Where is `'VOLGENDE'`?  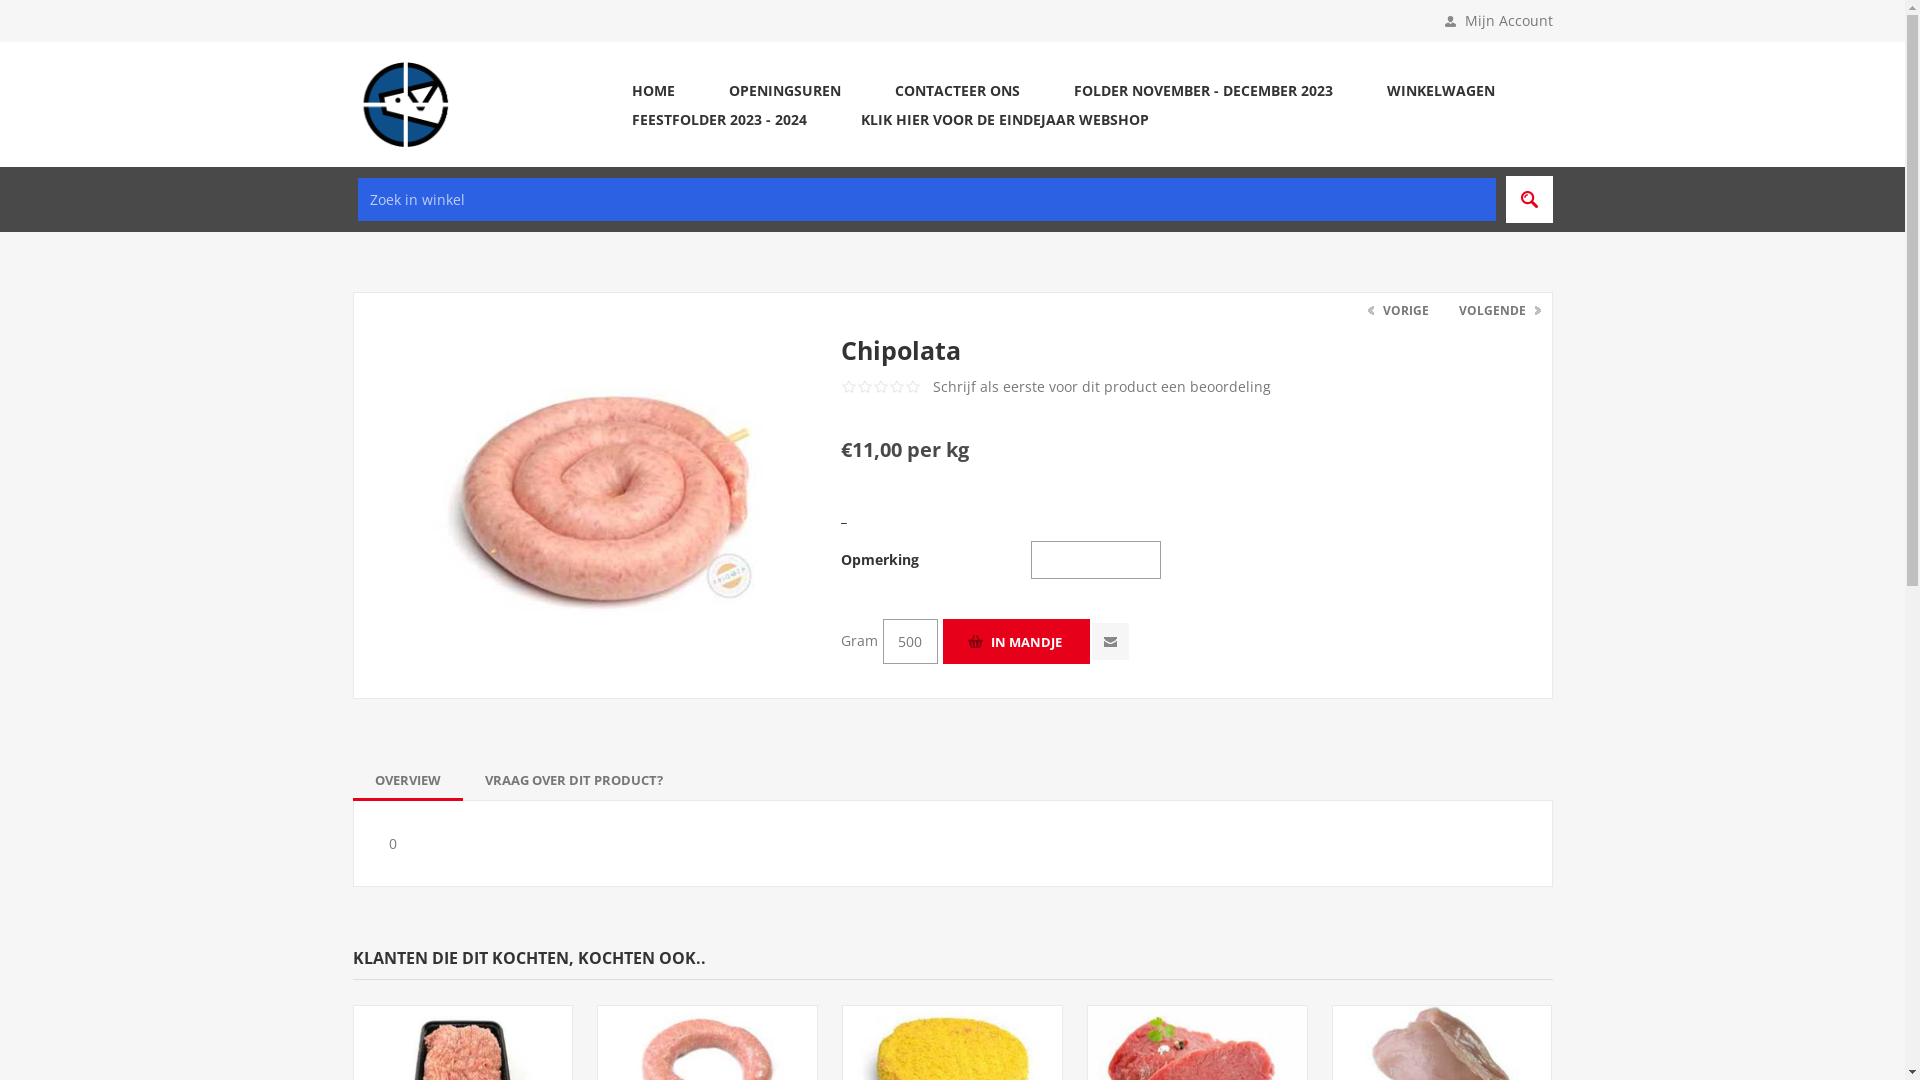 'VOLGENDE' is located at coordinates (1498, 310).